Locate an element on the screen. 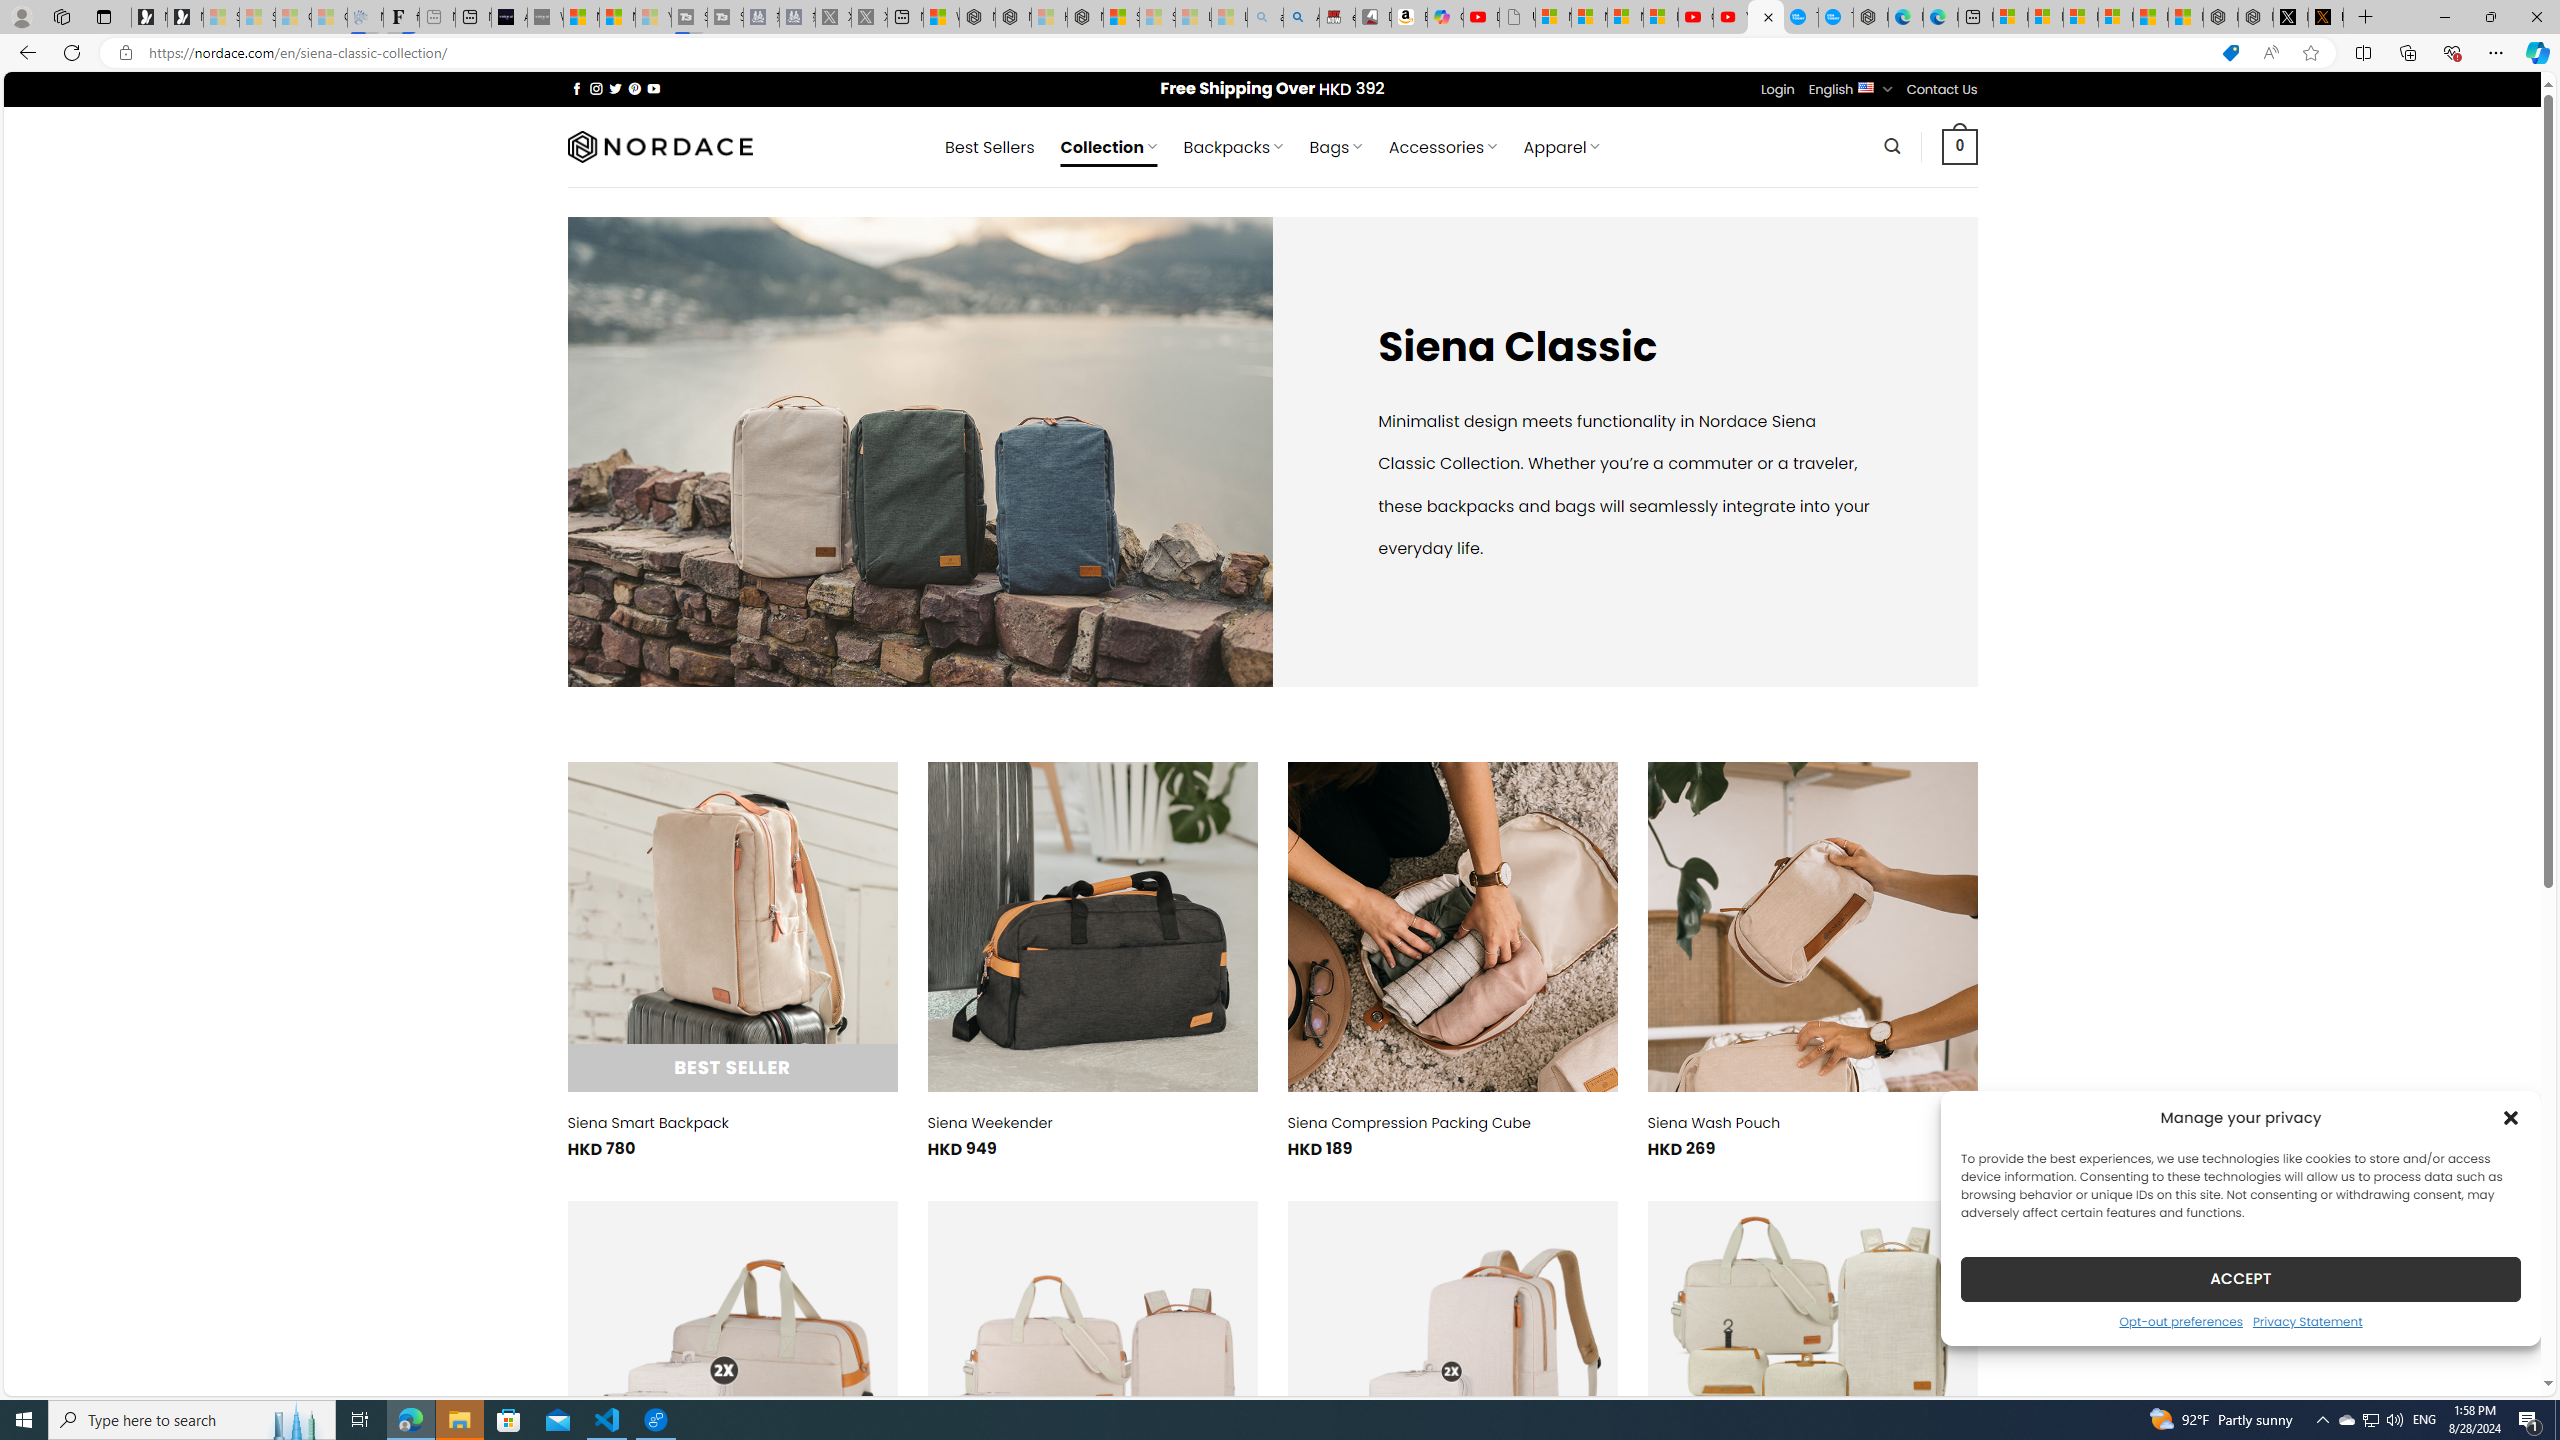  '  0  ' is located at coordinates (1960, 145).